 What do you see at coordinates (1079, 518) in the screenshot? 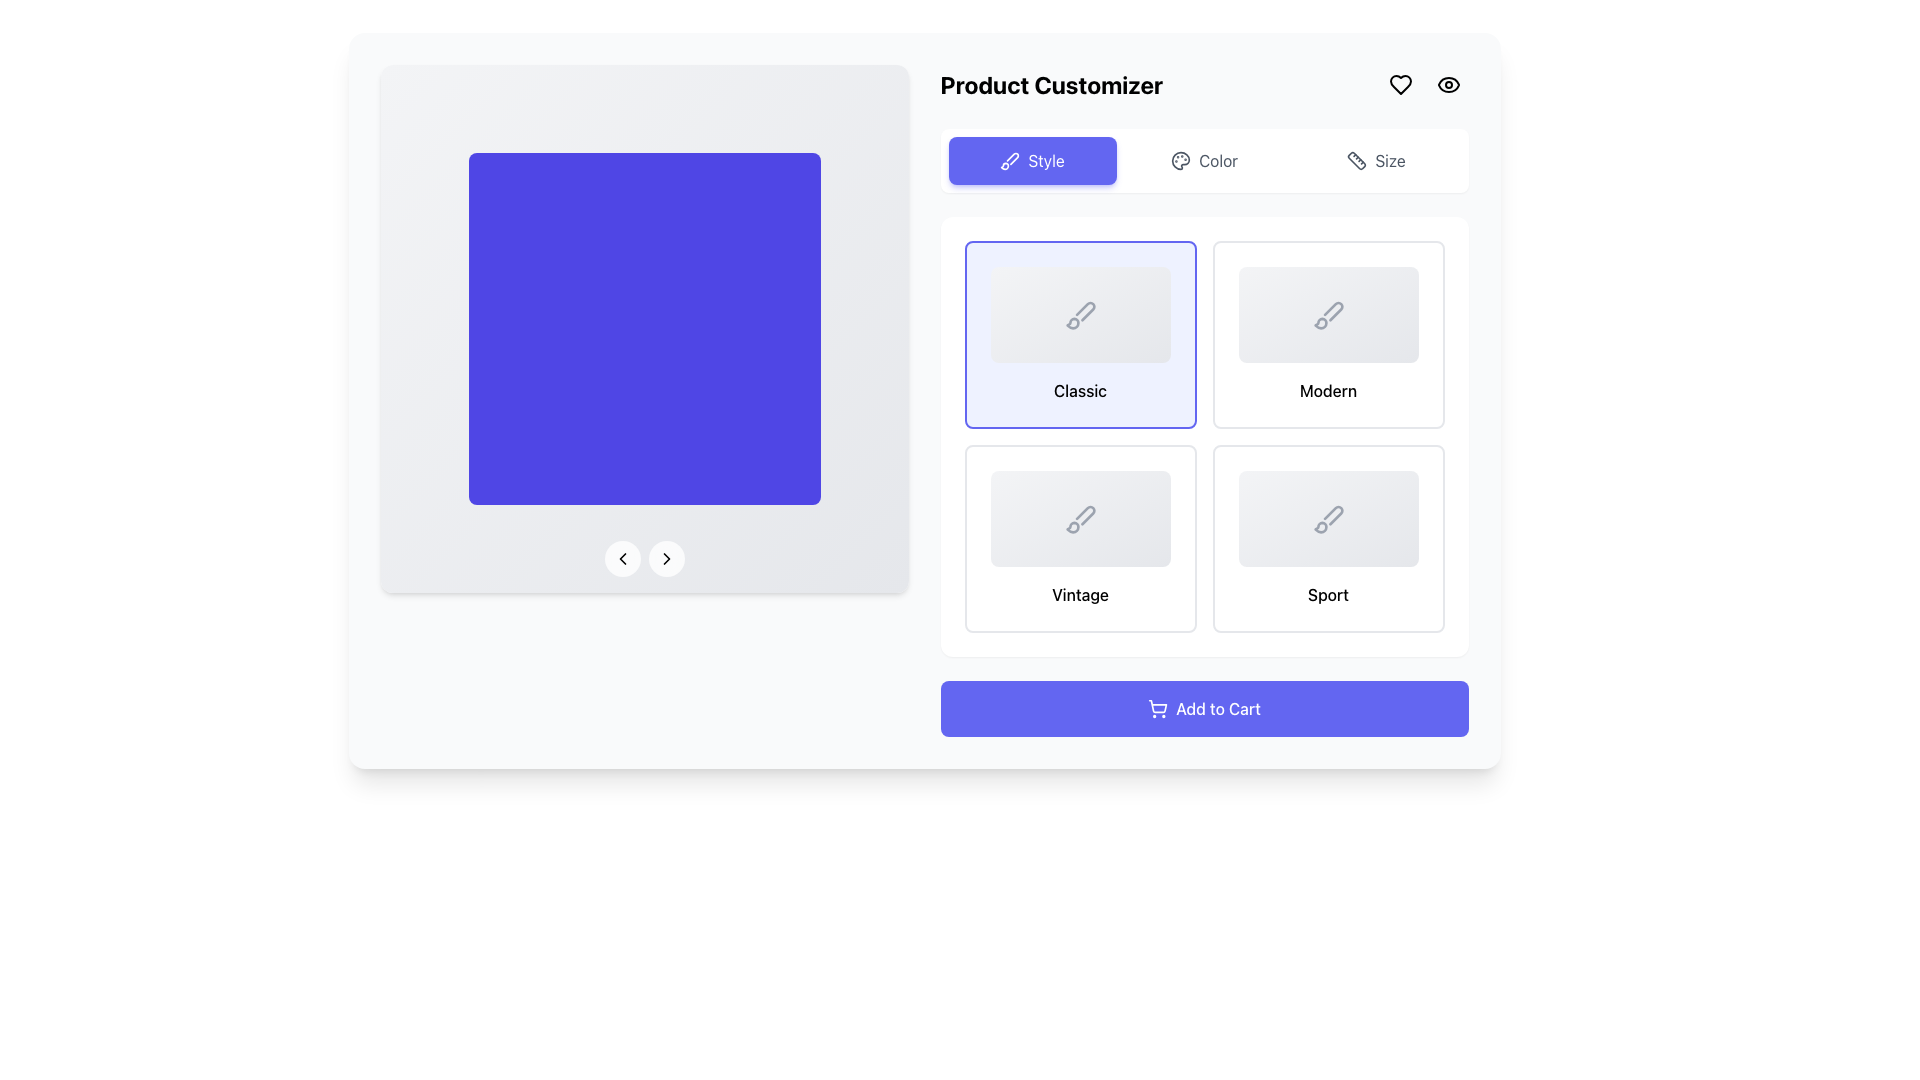
I see `the 'Vintage' style selection icon located in the bottom-left card of the 'Style' section to apply a vintage styling to the product` at bounding box center [1079, 518].